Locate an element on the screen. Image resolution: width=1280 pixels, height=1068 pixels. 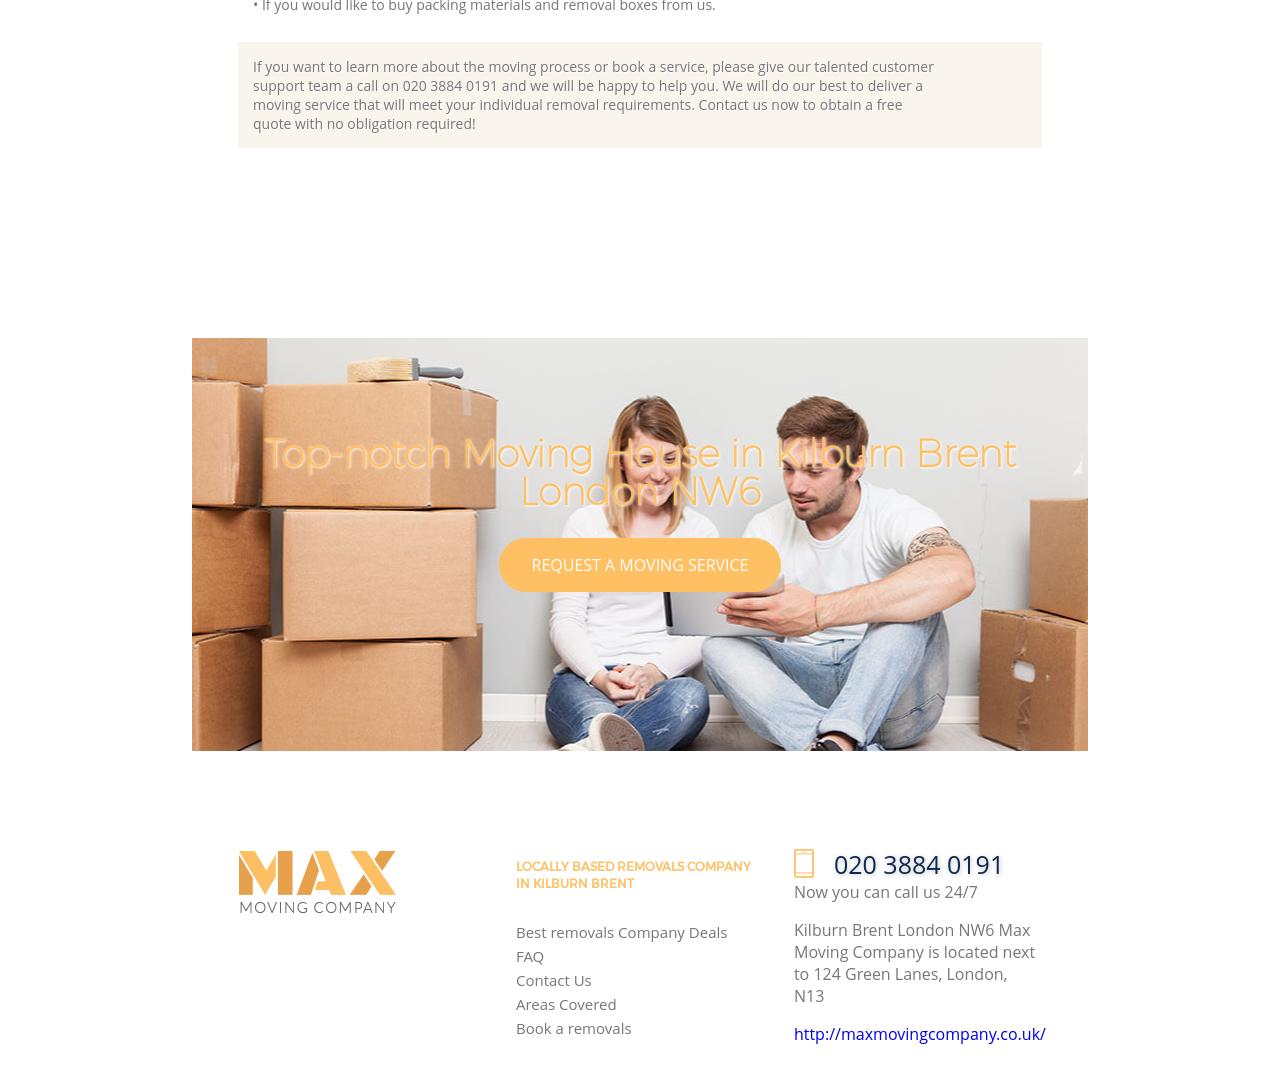
'Areas Covered' is located at coordinates (564, 1004).